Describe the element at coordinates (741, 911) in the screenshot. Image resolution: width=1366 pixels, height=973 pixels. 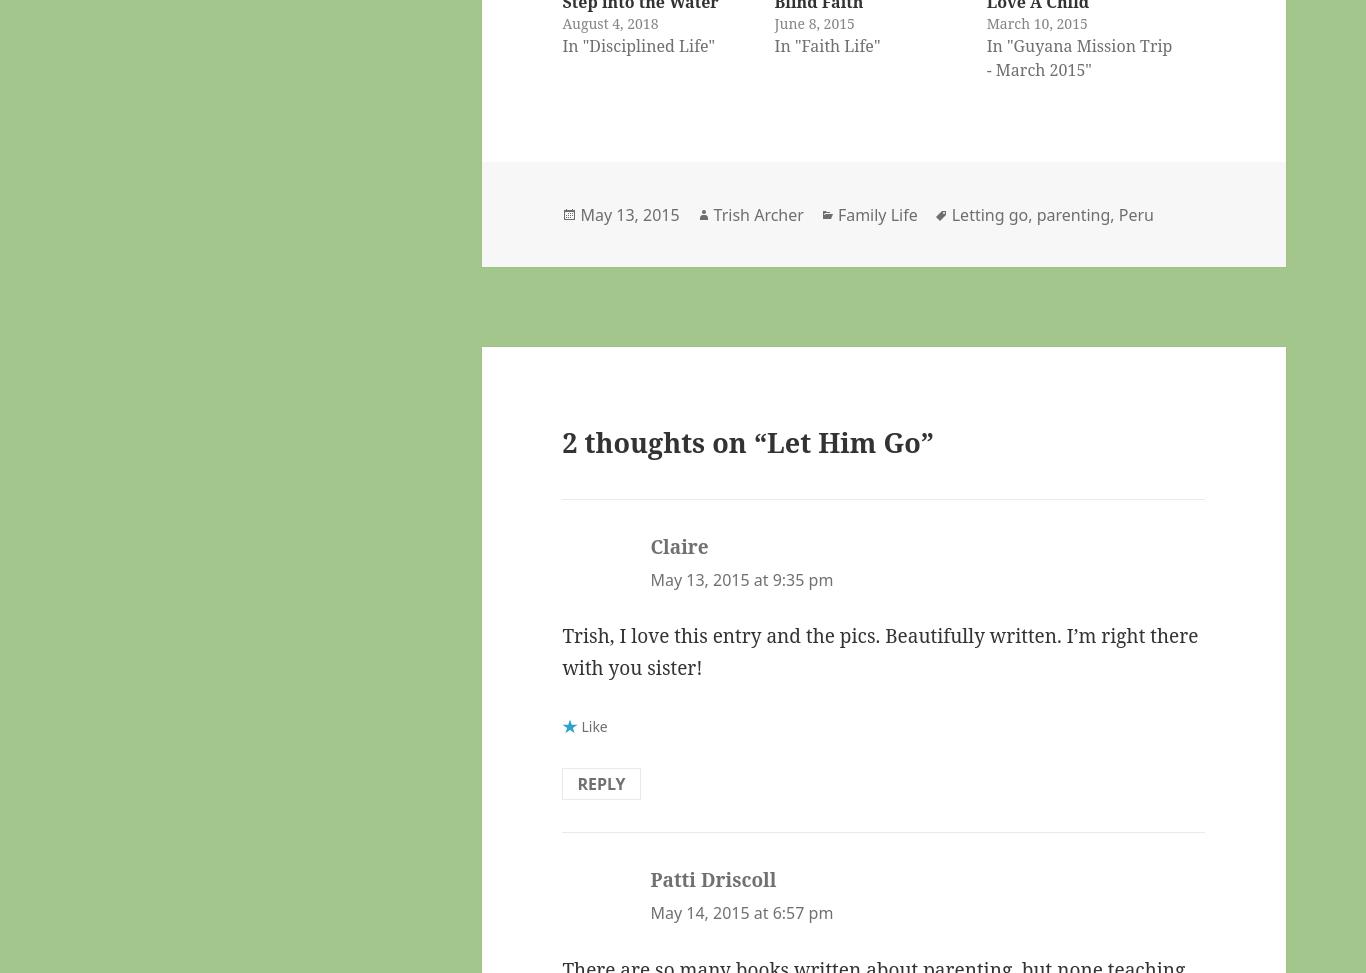
I see `'May 14, 2015 at 6:57 pm'` at that location.